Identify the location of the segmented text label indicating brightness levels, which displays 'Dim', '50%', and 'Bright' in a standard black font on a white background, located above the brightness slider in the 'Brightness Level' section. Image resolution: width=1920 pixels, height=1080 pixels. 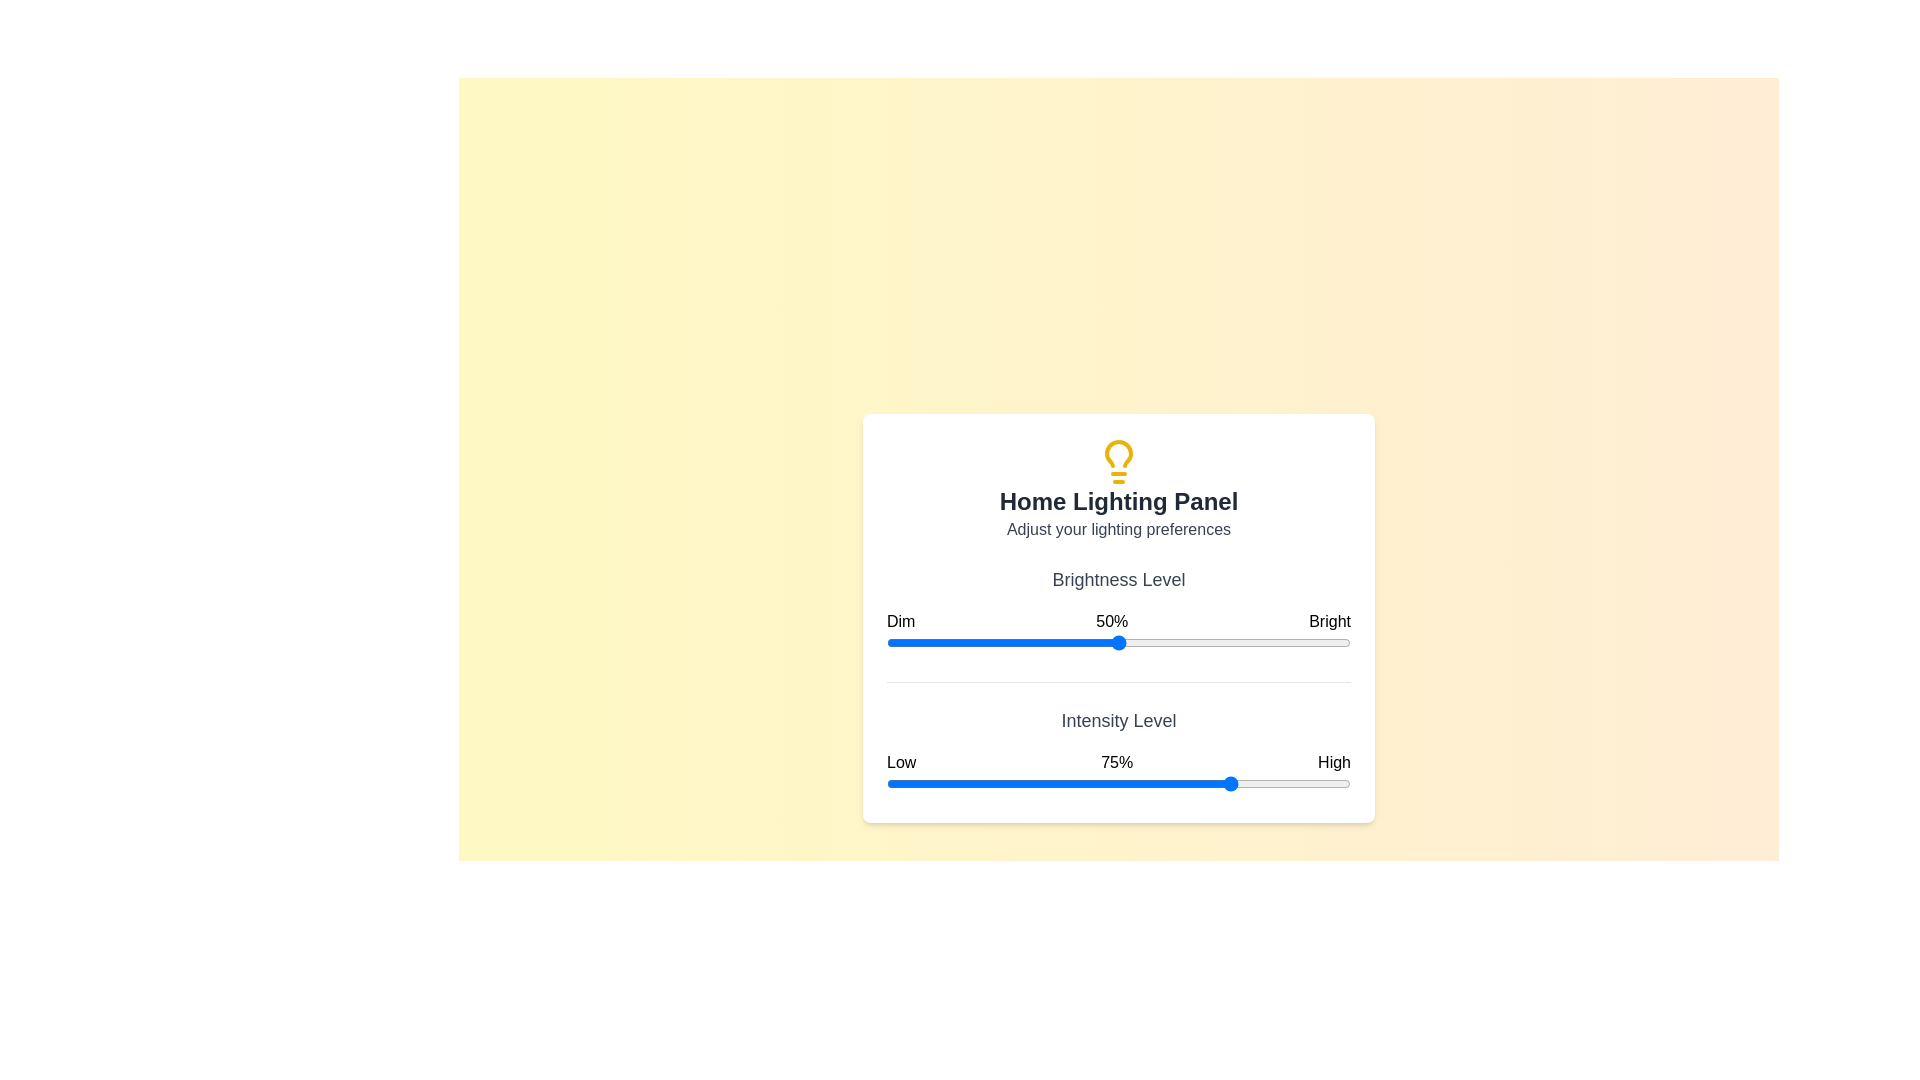
(1117, 620).